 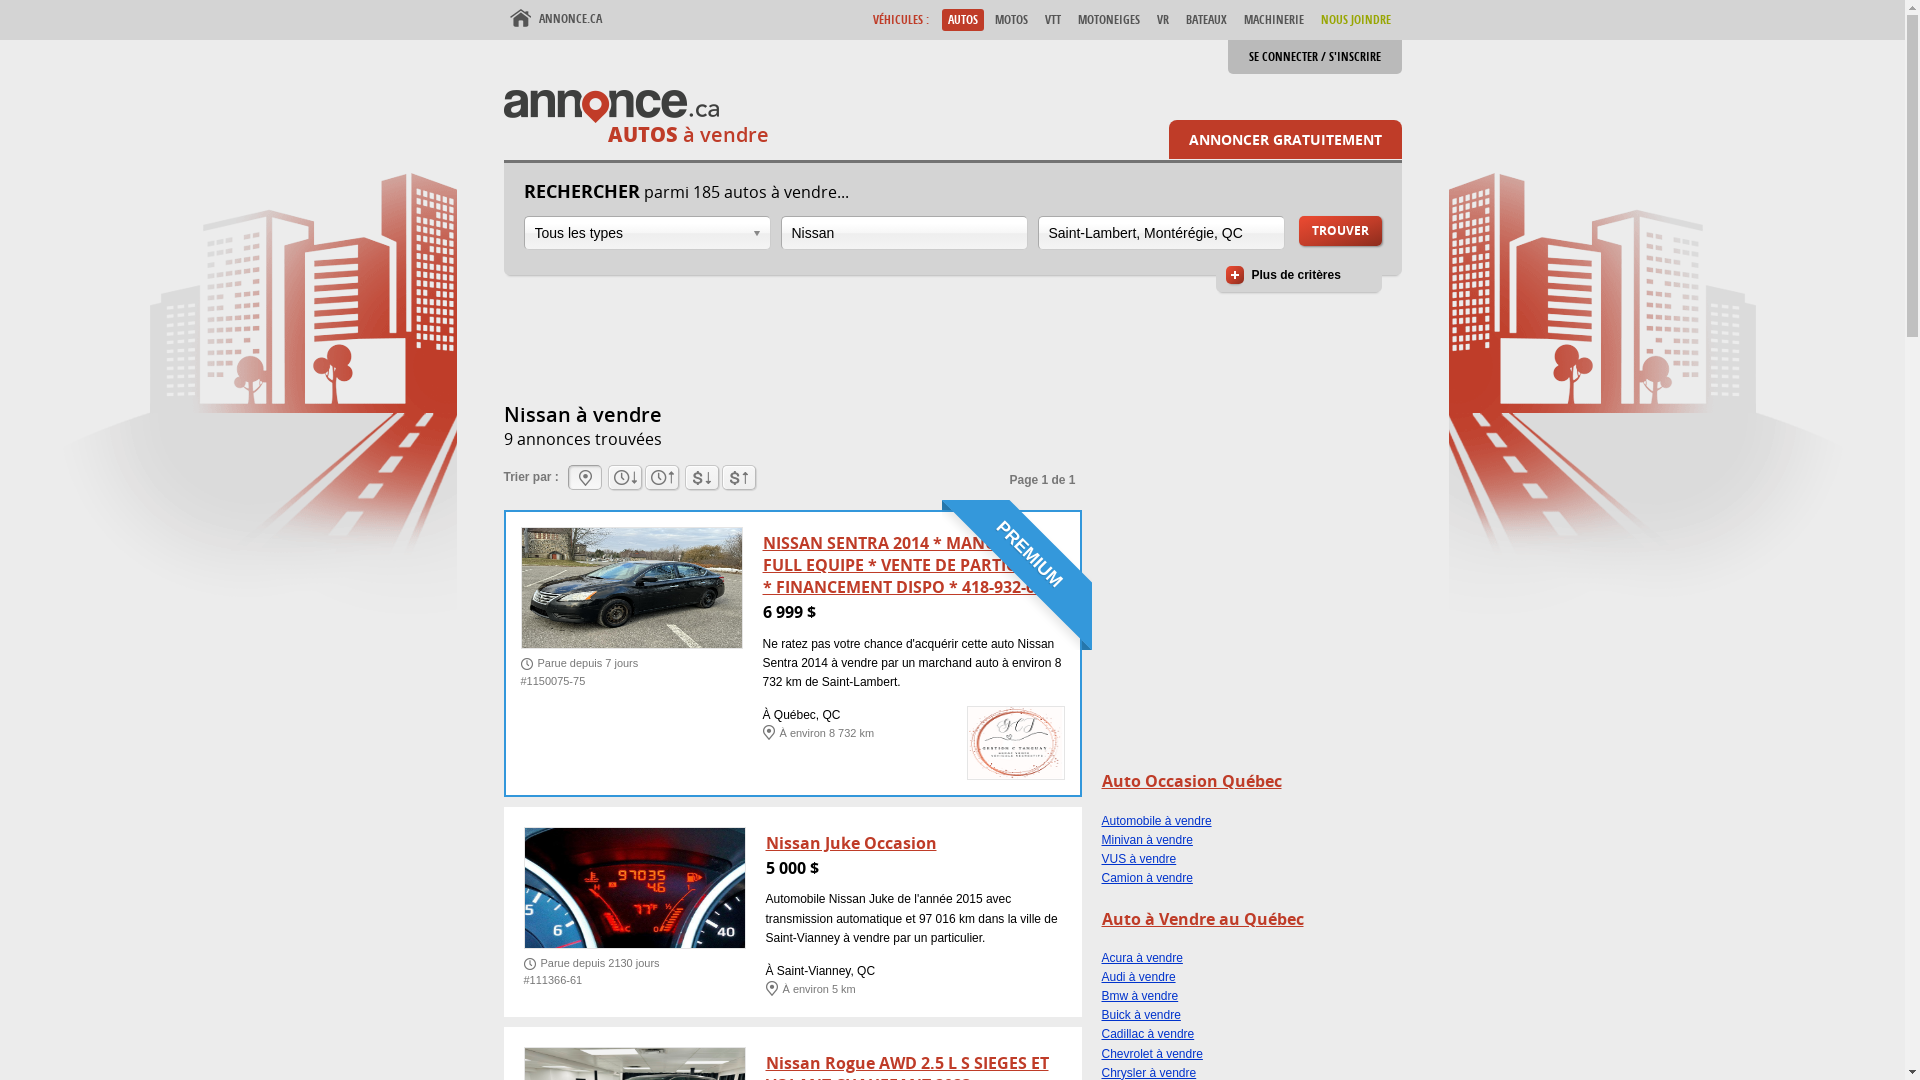 I want to click on 'MOTOS', so click(x=1010, y=19).